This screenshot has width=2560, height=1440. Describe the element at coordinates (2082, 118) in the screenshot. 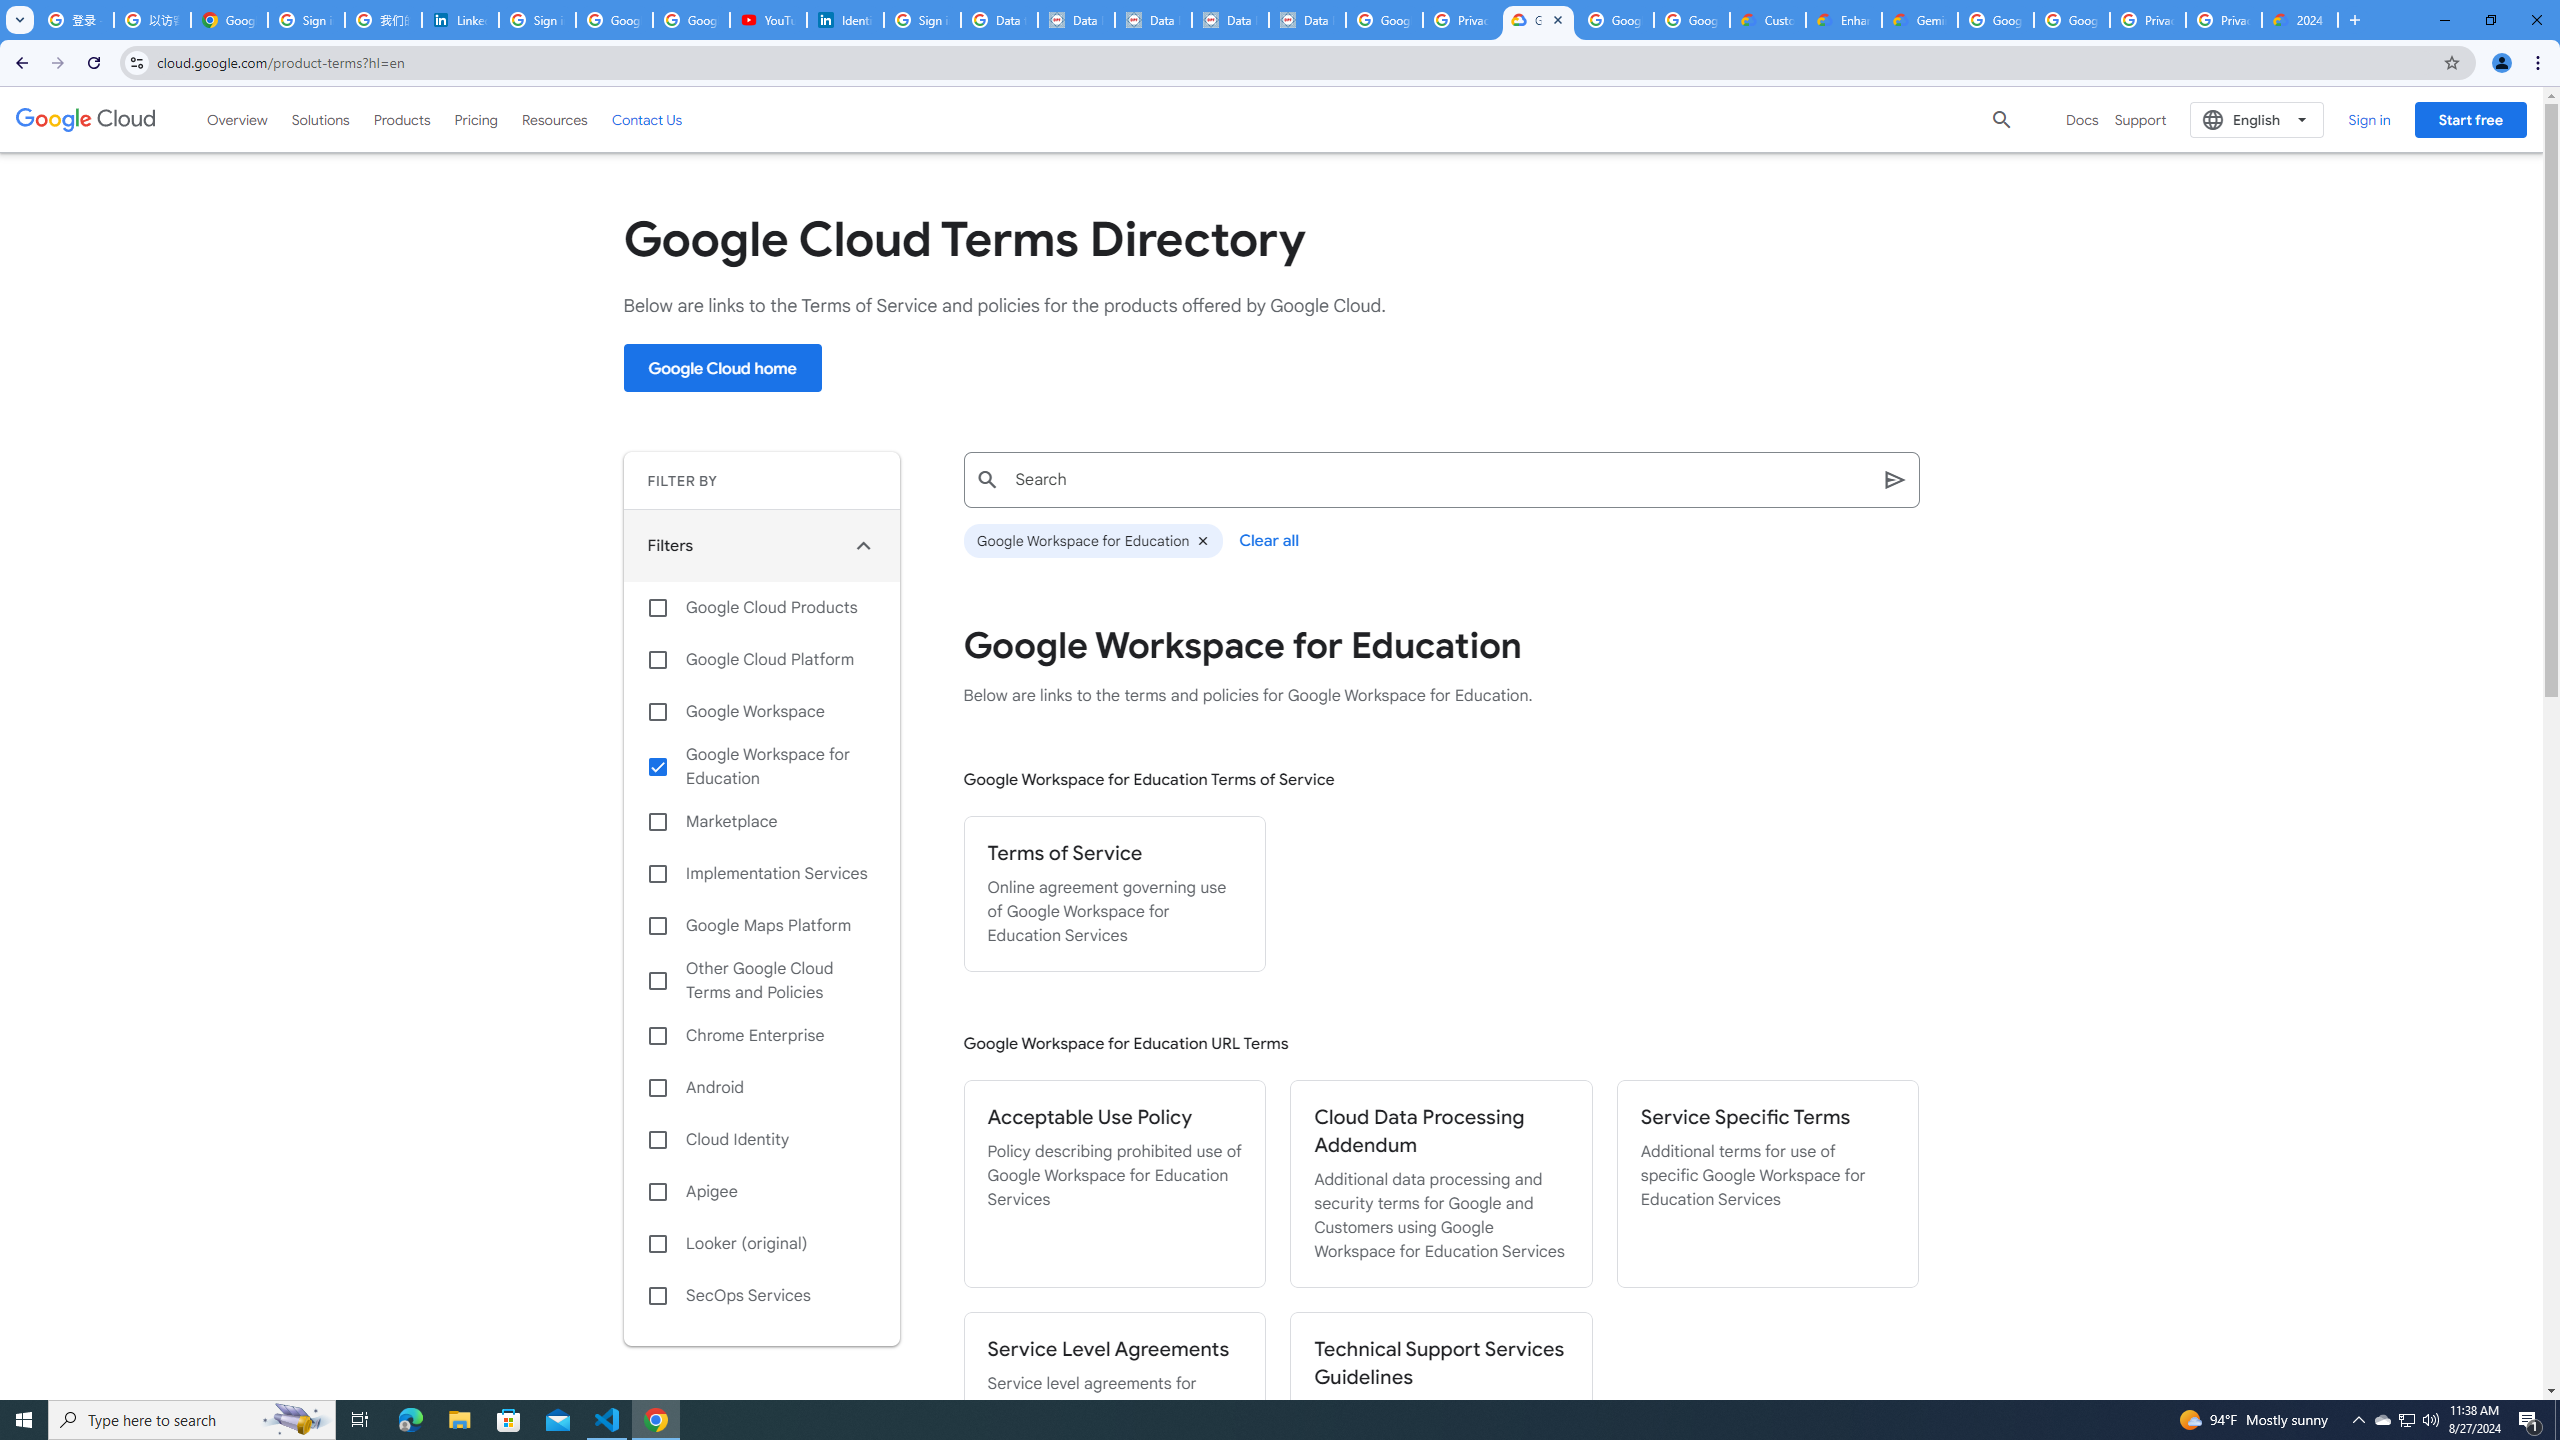

I see `'Docs'` at that location.